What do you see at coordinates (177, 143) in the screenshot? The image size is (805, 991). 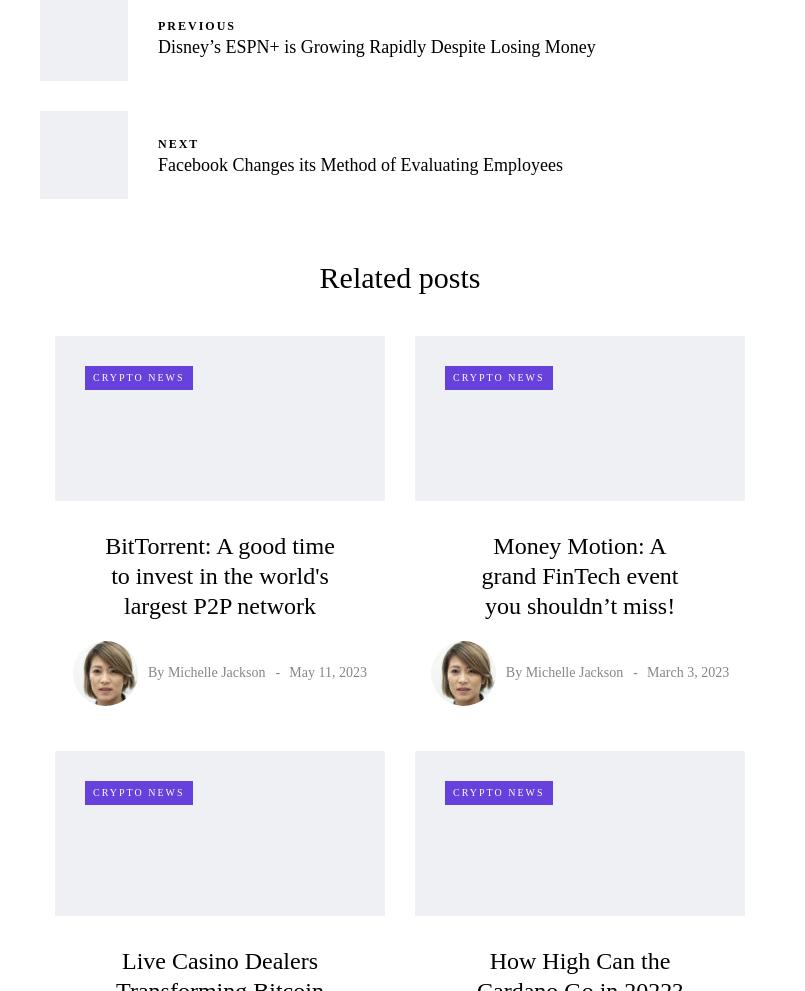 I see `'Next'` at bounding box center [177, 143].